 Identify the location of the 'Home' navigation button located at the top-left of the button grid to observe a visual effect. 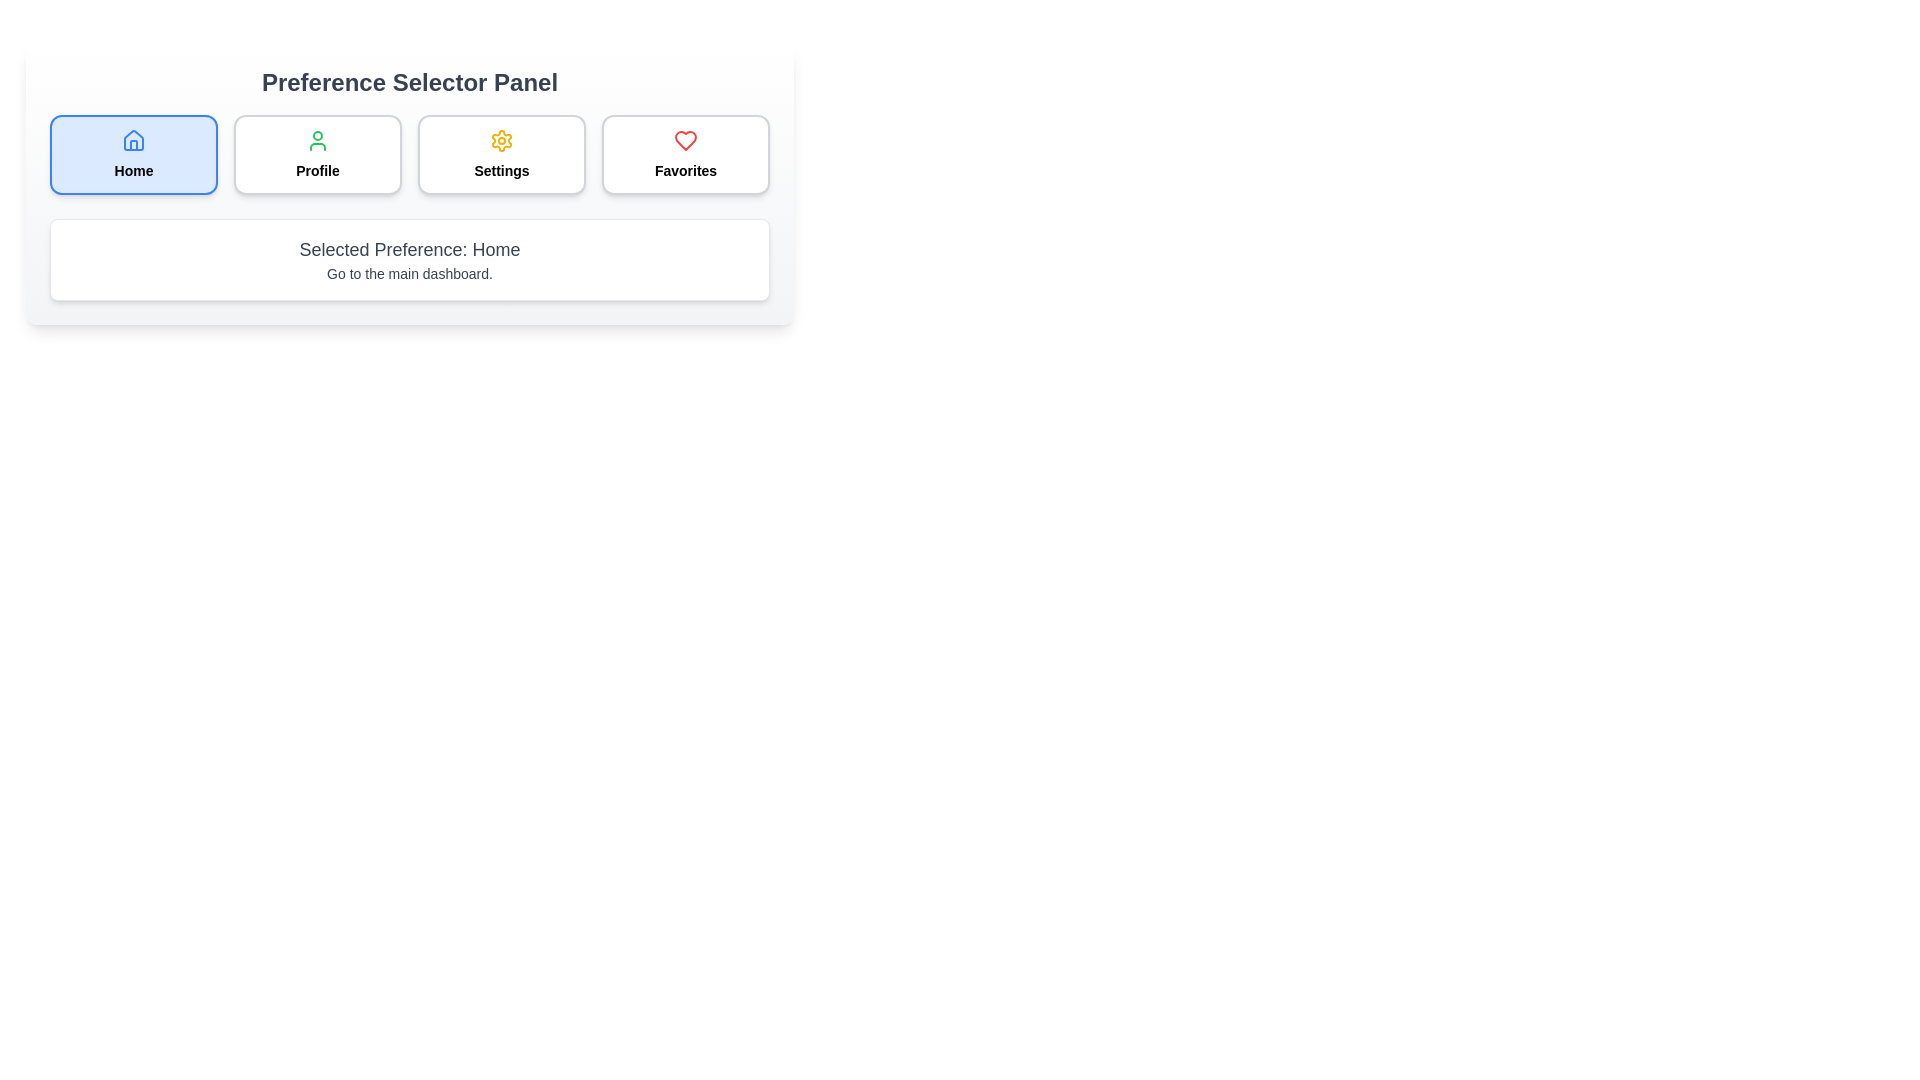
(133, 153).